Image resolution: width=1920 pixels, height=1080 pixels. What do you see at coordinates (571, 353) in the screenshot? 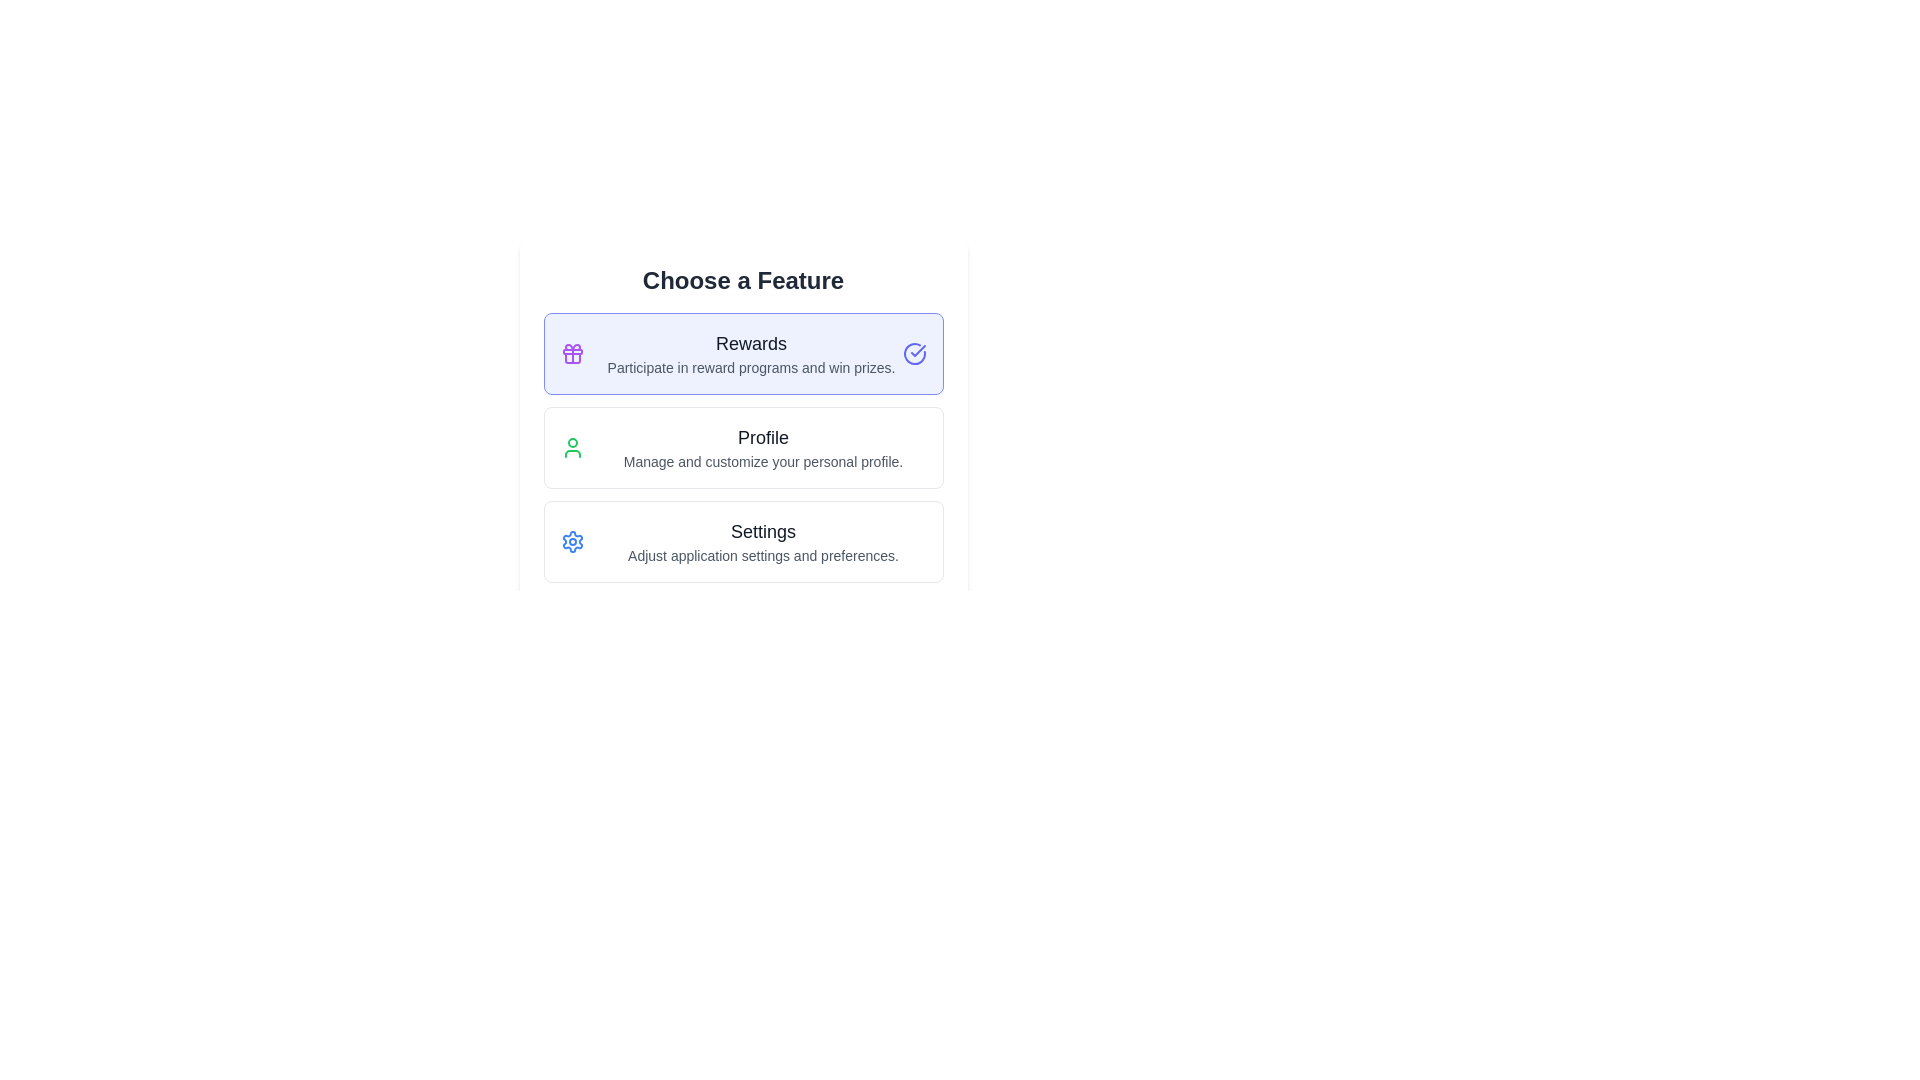
I see `the rewards icon located to the left of the text 'Rewards Participate in reward programs and win prizes.'` at bounding box center [571, 353].